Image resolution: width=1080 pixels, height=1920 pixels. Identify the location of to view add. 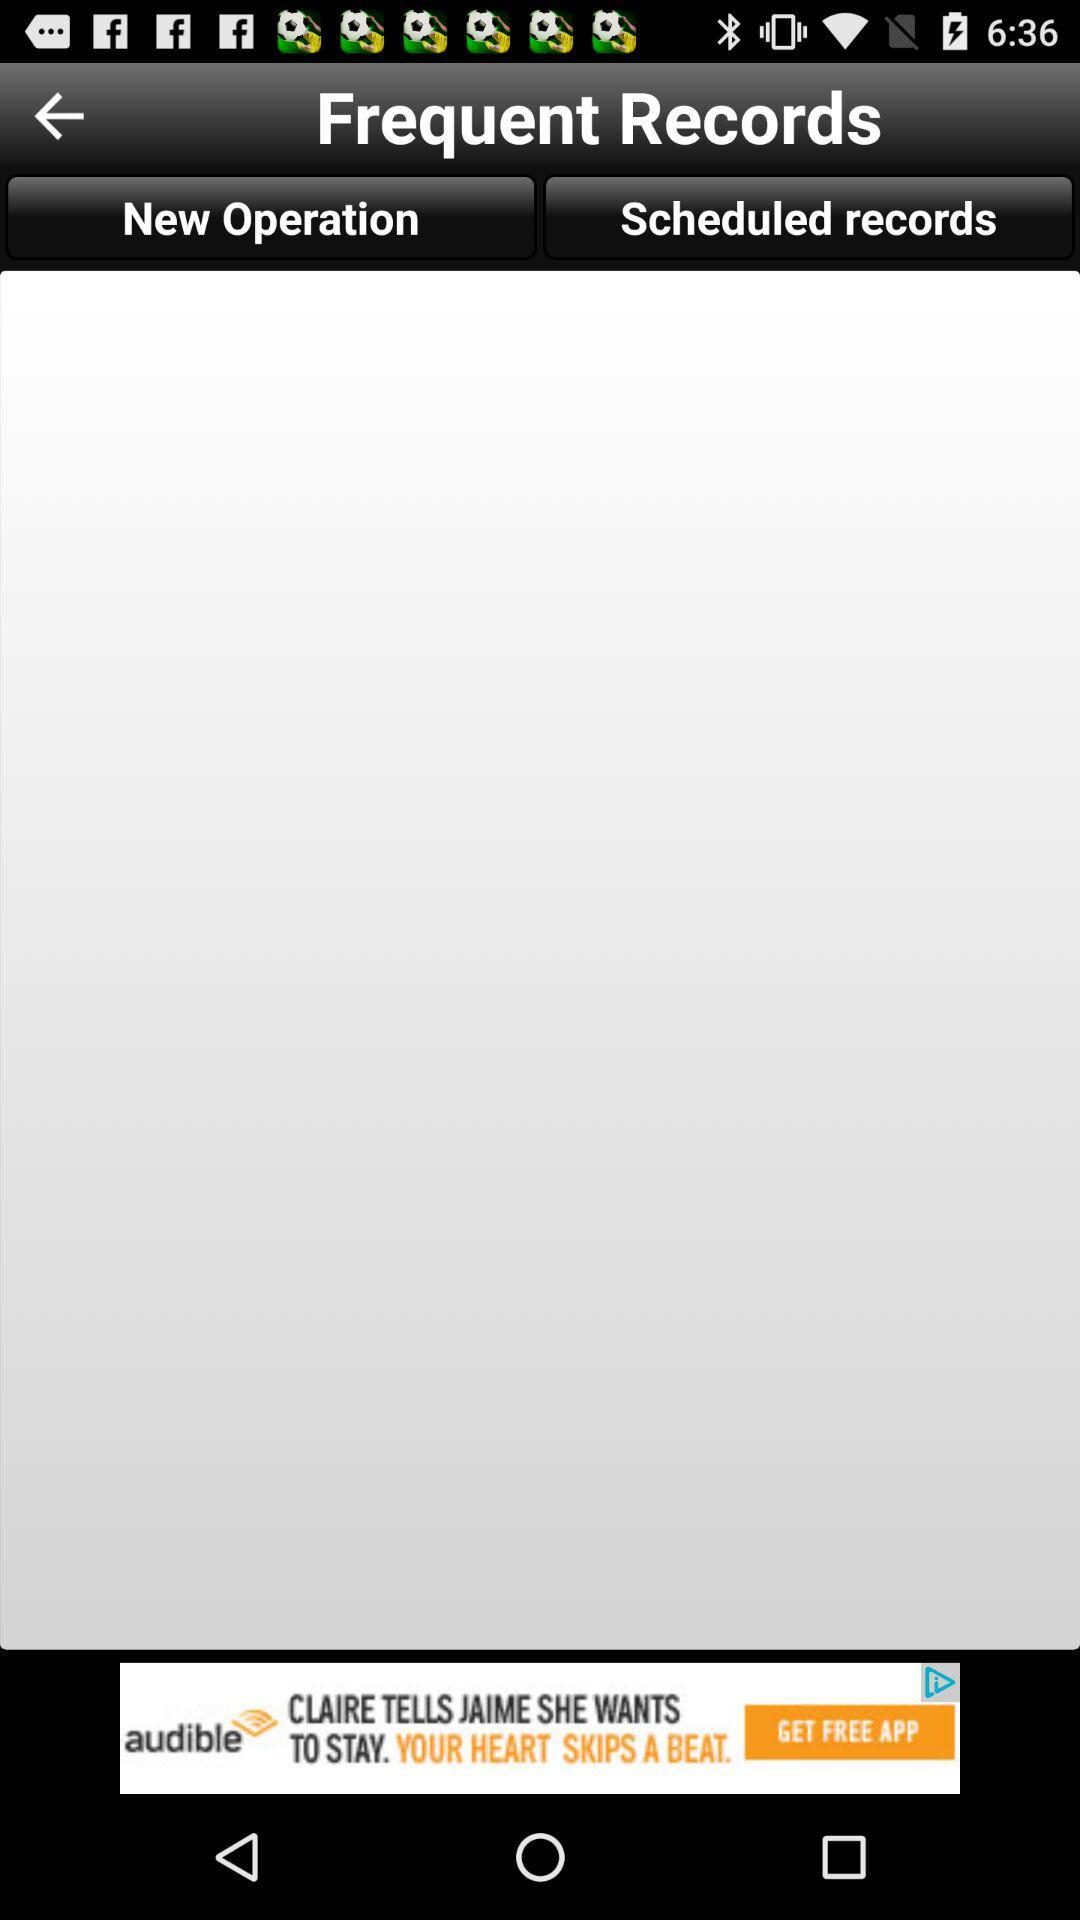
(540, 1727).